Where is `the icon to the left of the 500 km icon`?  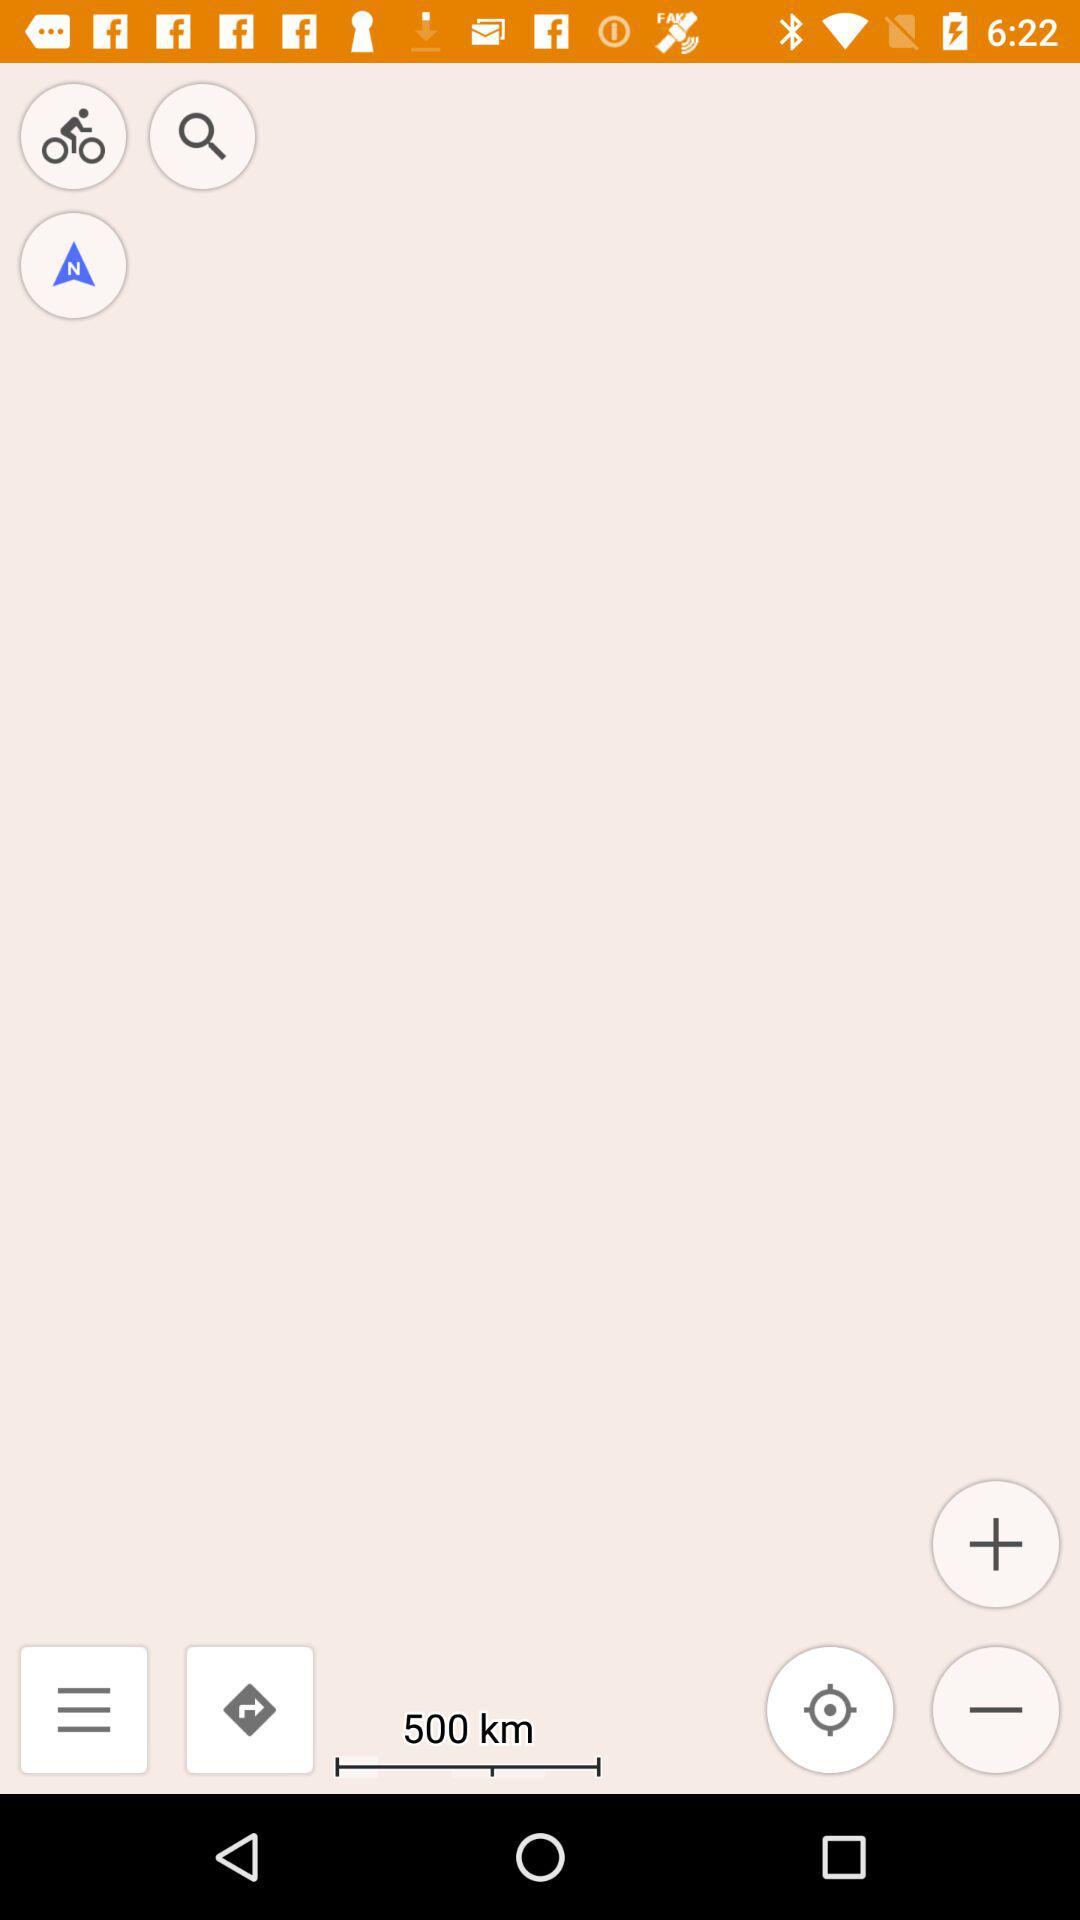 the icon to the left of the 500 km icon is located at coordinates (248, 1708).